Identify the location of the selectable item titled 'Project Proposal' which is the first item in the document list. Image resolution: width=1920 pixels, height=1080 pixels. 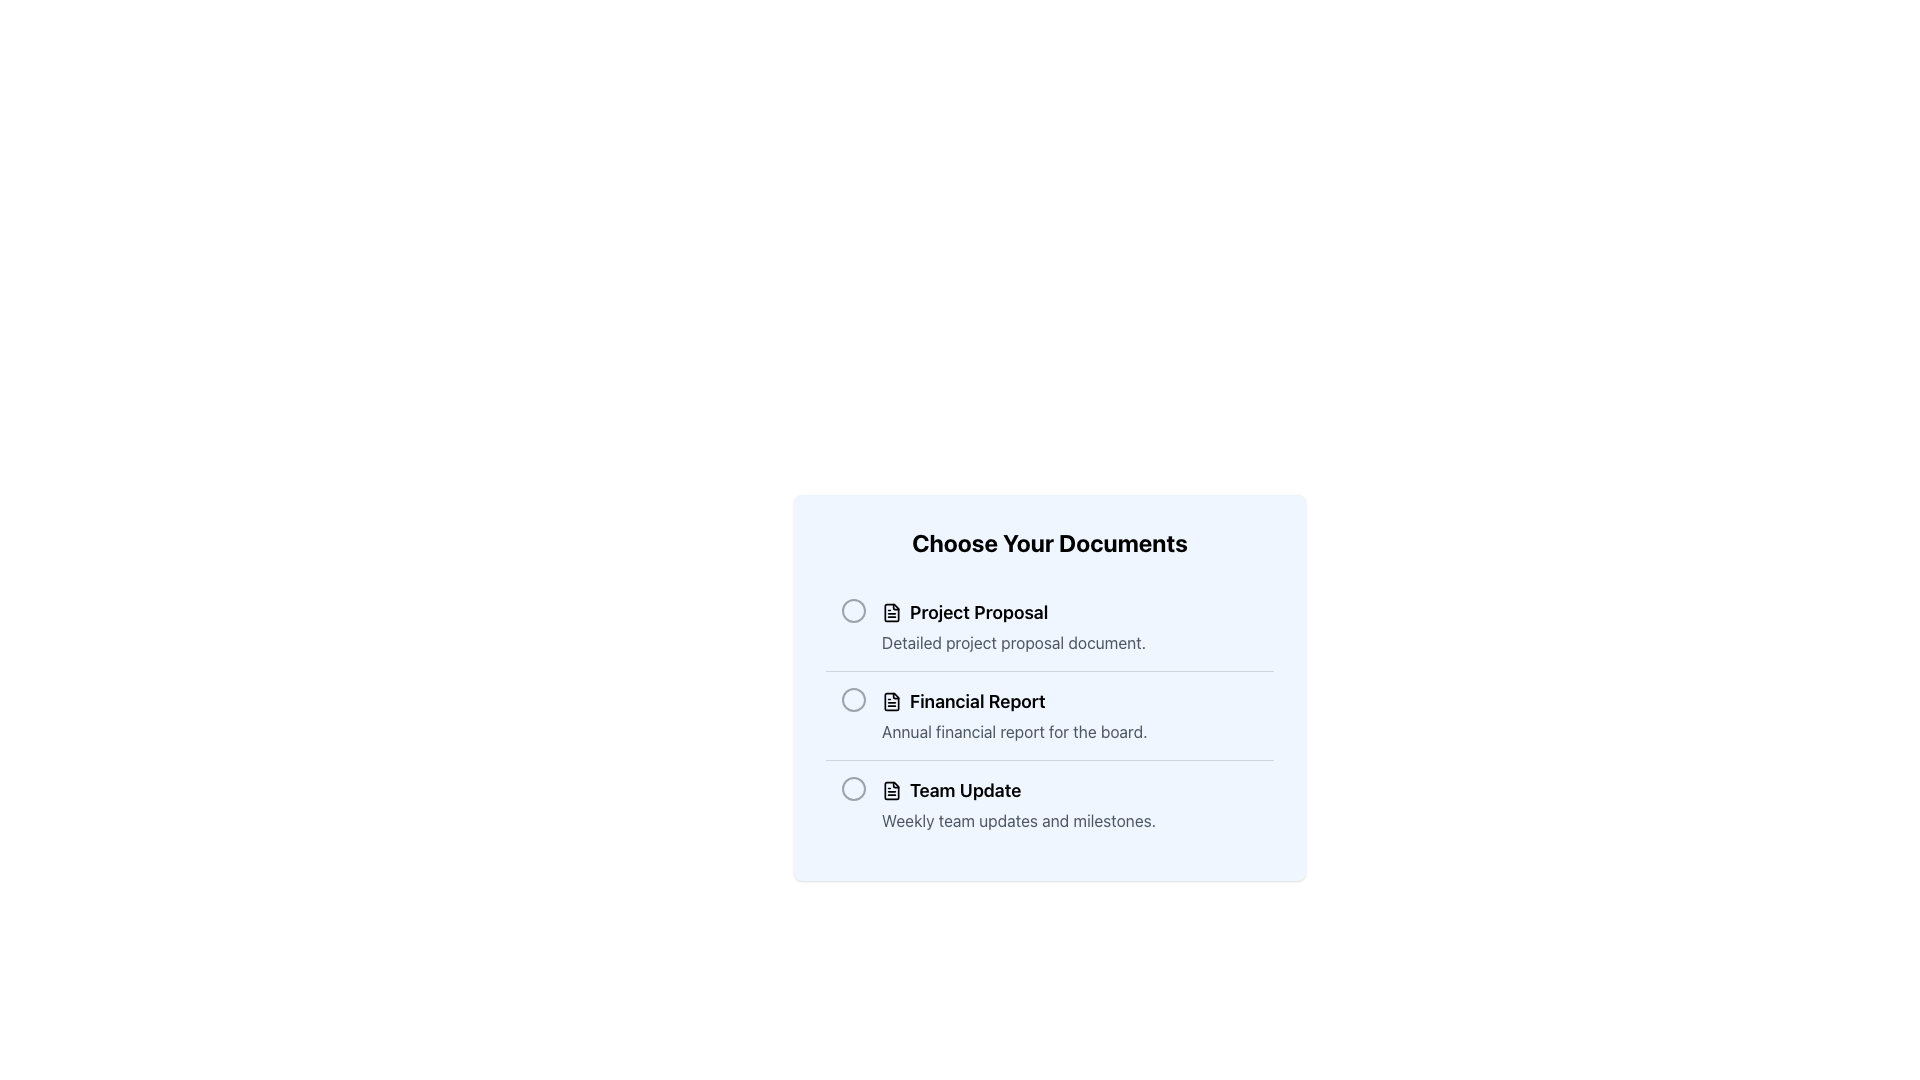
(1049, 626).